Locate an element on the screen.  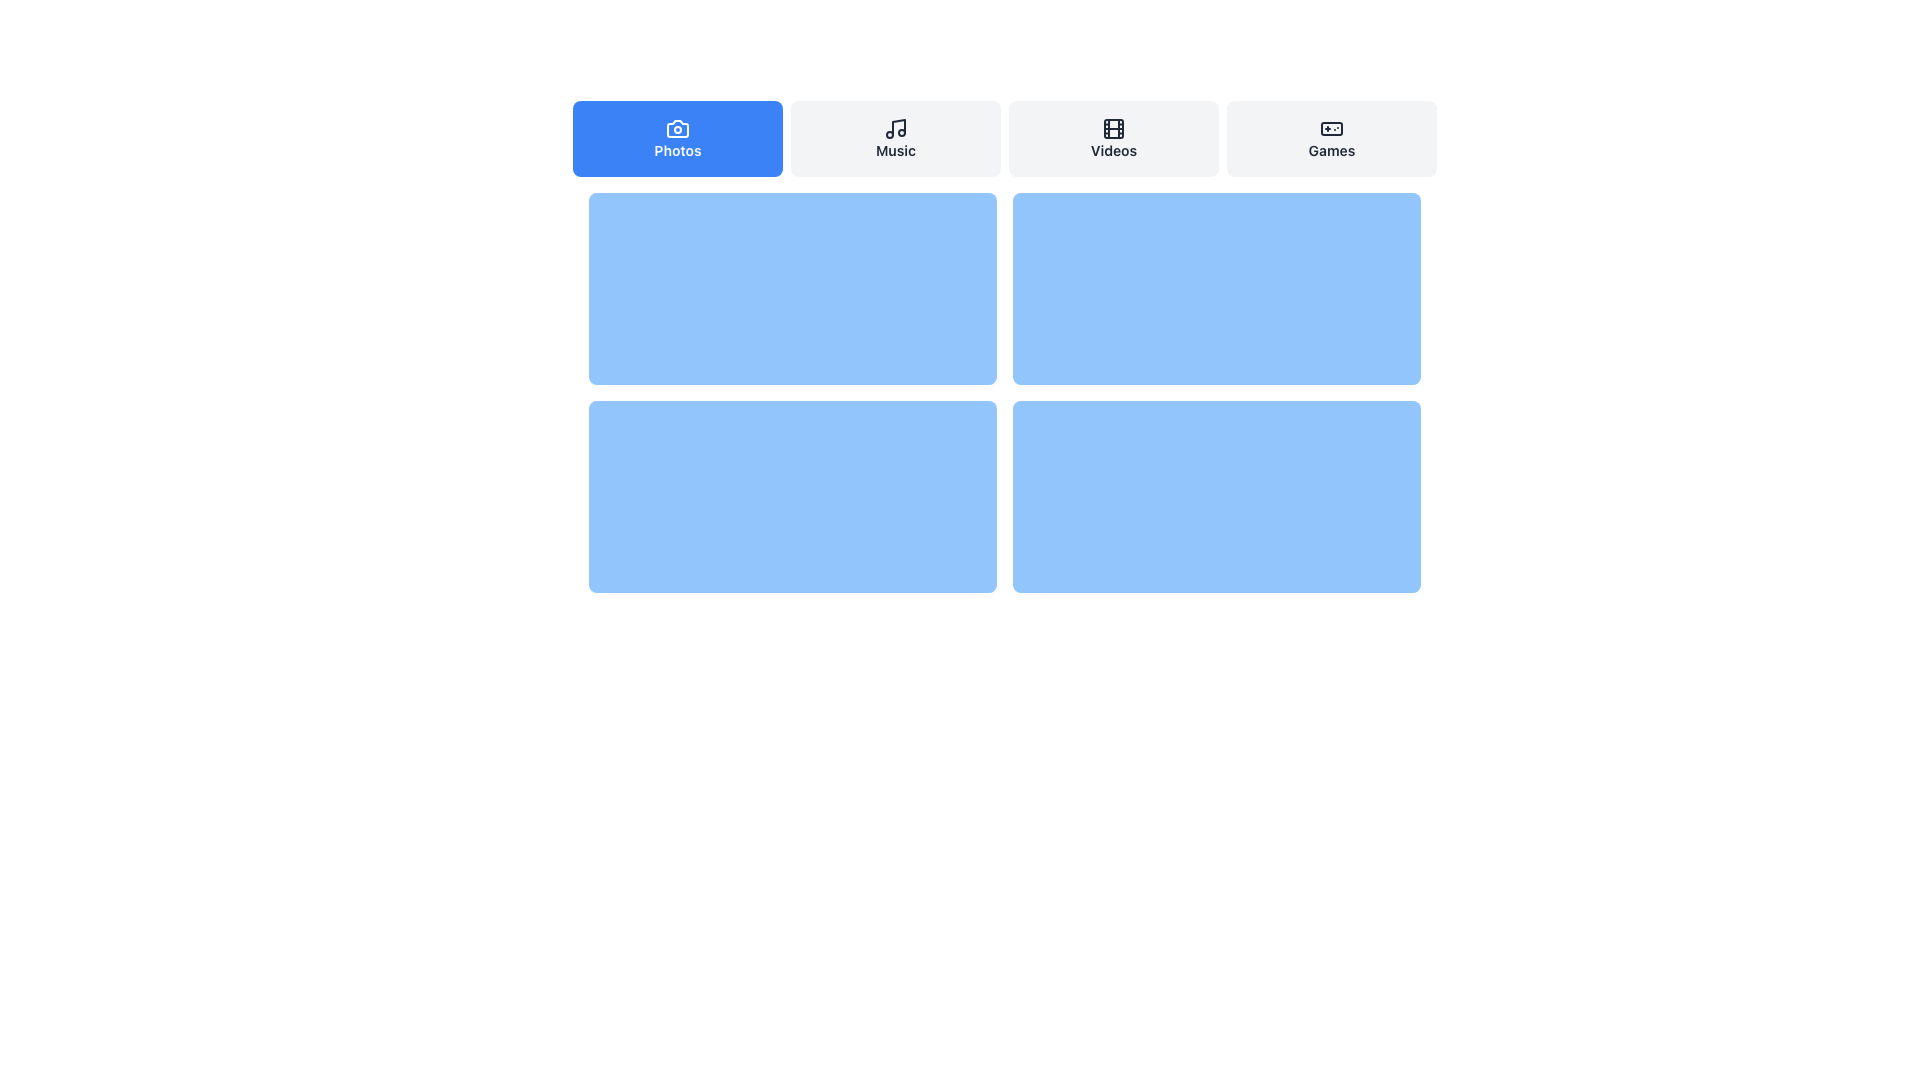
the 'film reel' icon in the 'Videos' section of the navigation interface, which is styled as a 24x24 SVG graphic and positioned directly above the text label 'Videos' is located at coordinates (1112, 128).